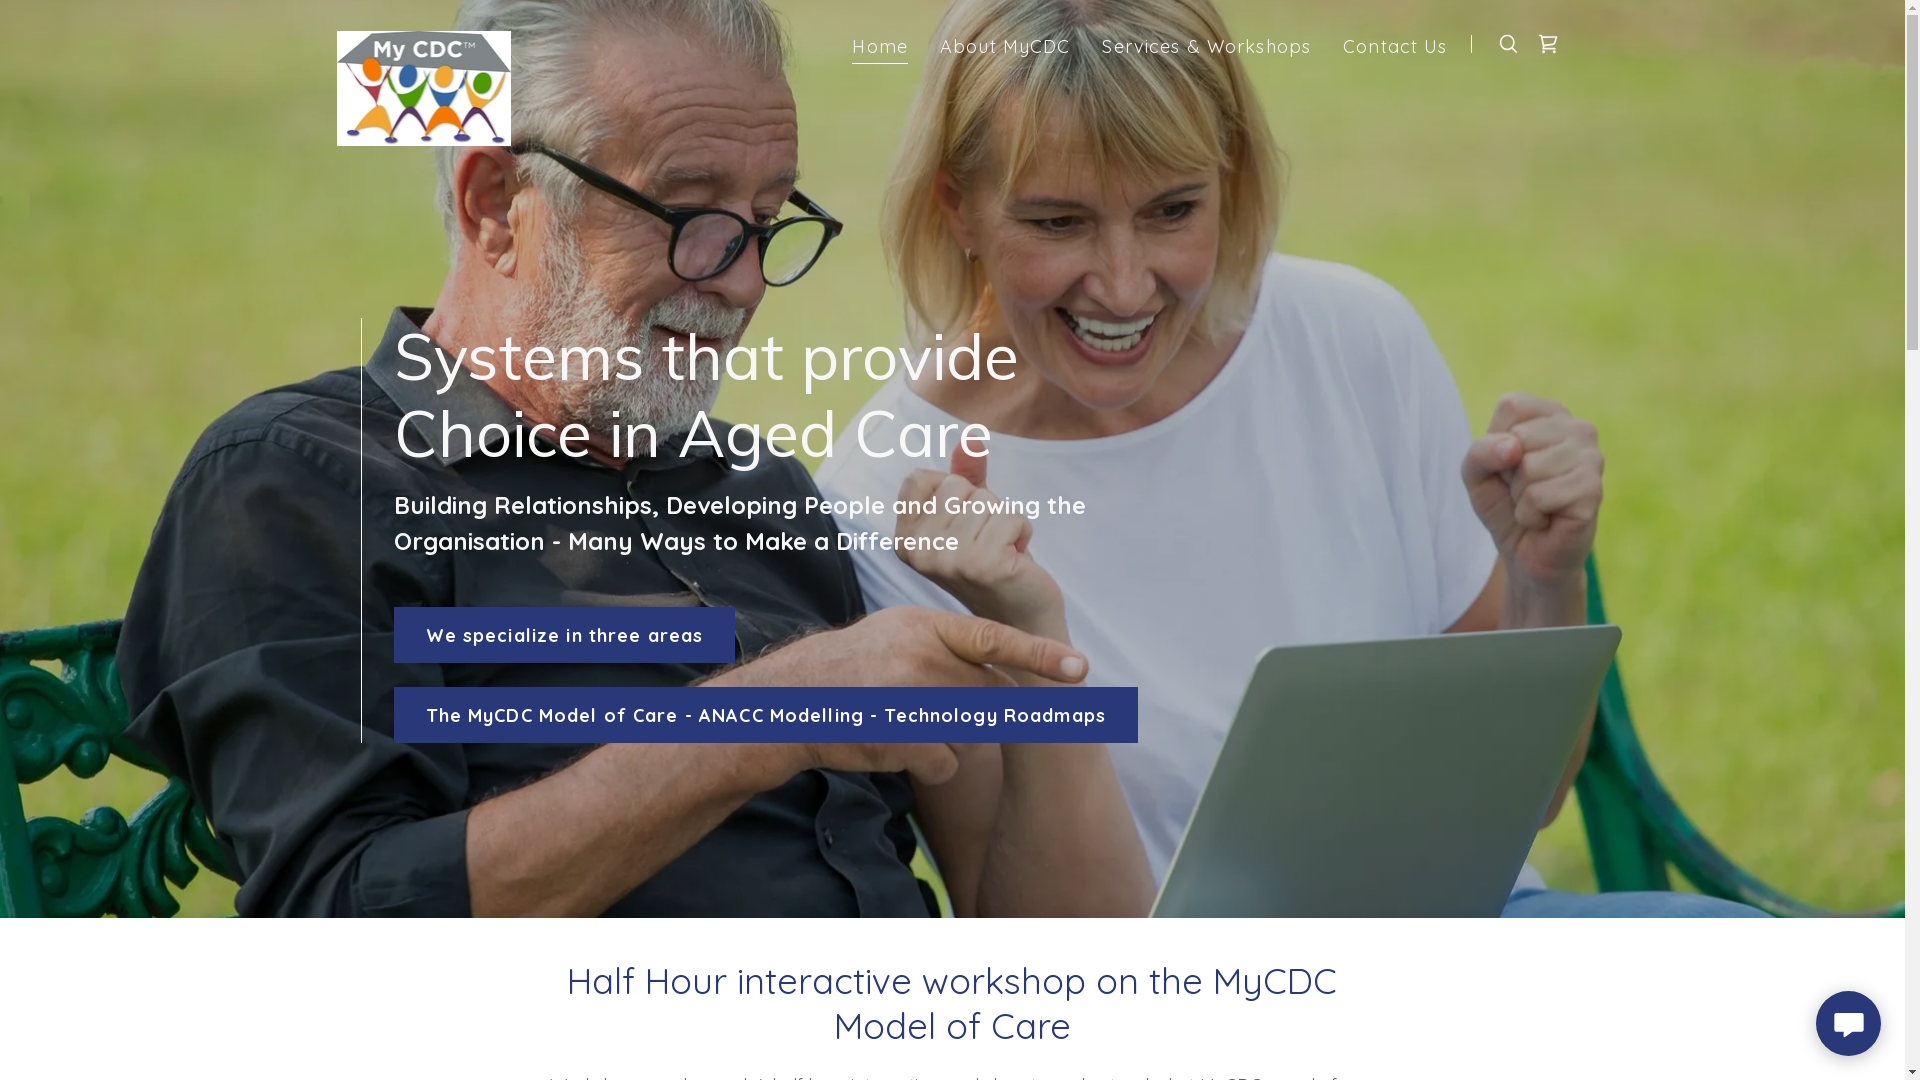 The height and width of the screenshot is (1080, 1920). I want to click on 'Home', so click(879, 47).